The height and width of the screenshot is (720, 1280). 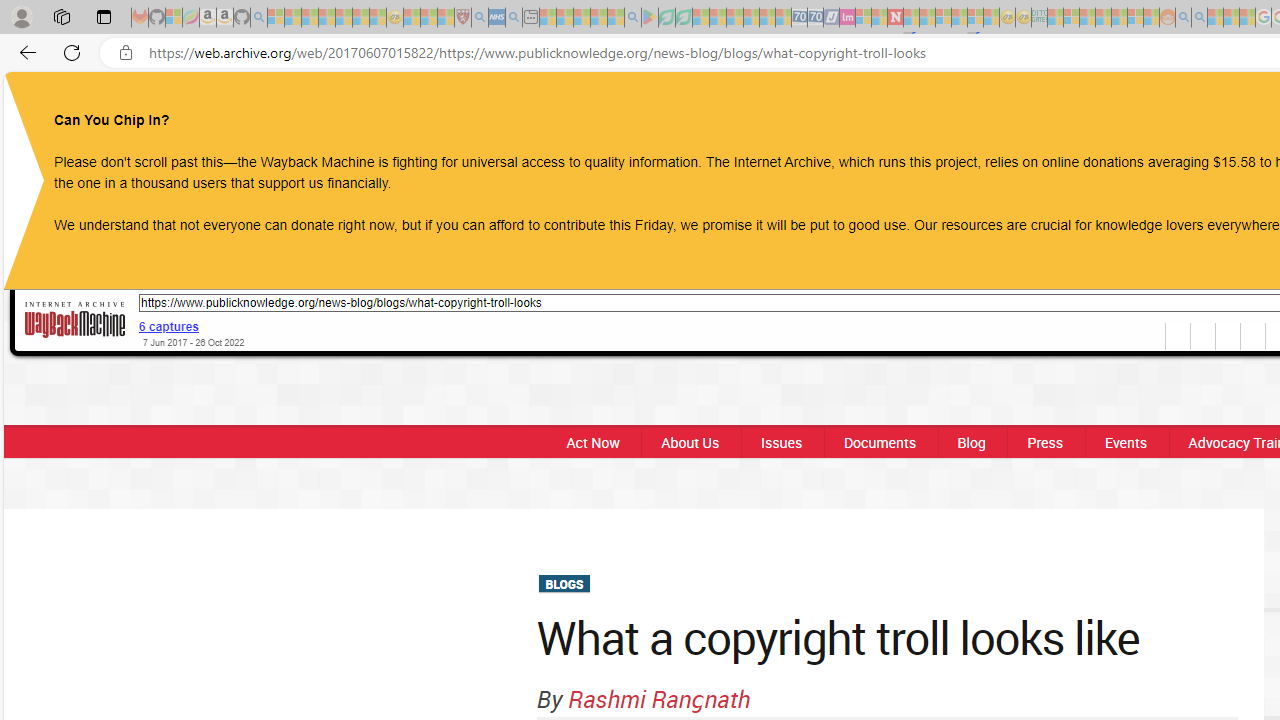 What do you see at coordinates (1120, 17) in the screenshot?
I see `'Kinda Frugal - MSN - Sleeping'` at bounding box center [1120, 17].